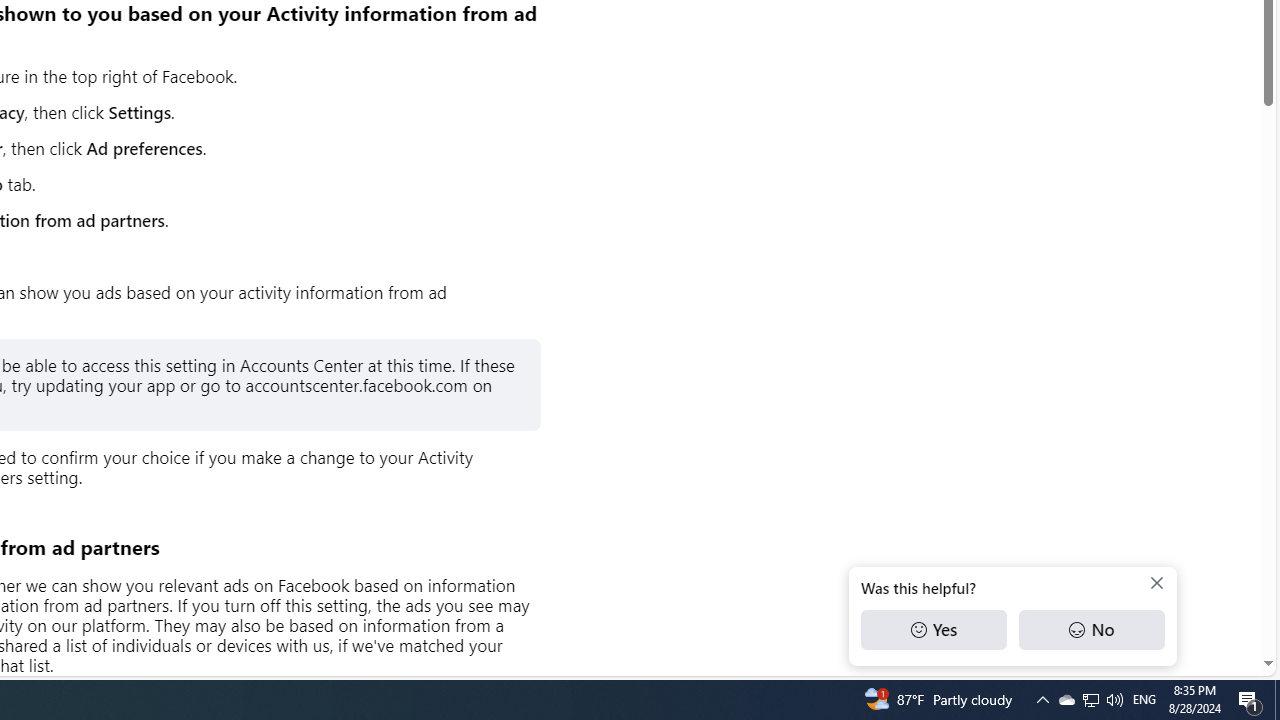 This screenshot has width=1280, height=720. What do you see at coordinates (933, 630) in the screenshot?
I see `'Yes'` at bounding box center [933, 630].